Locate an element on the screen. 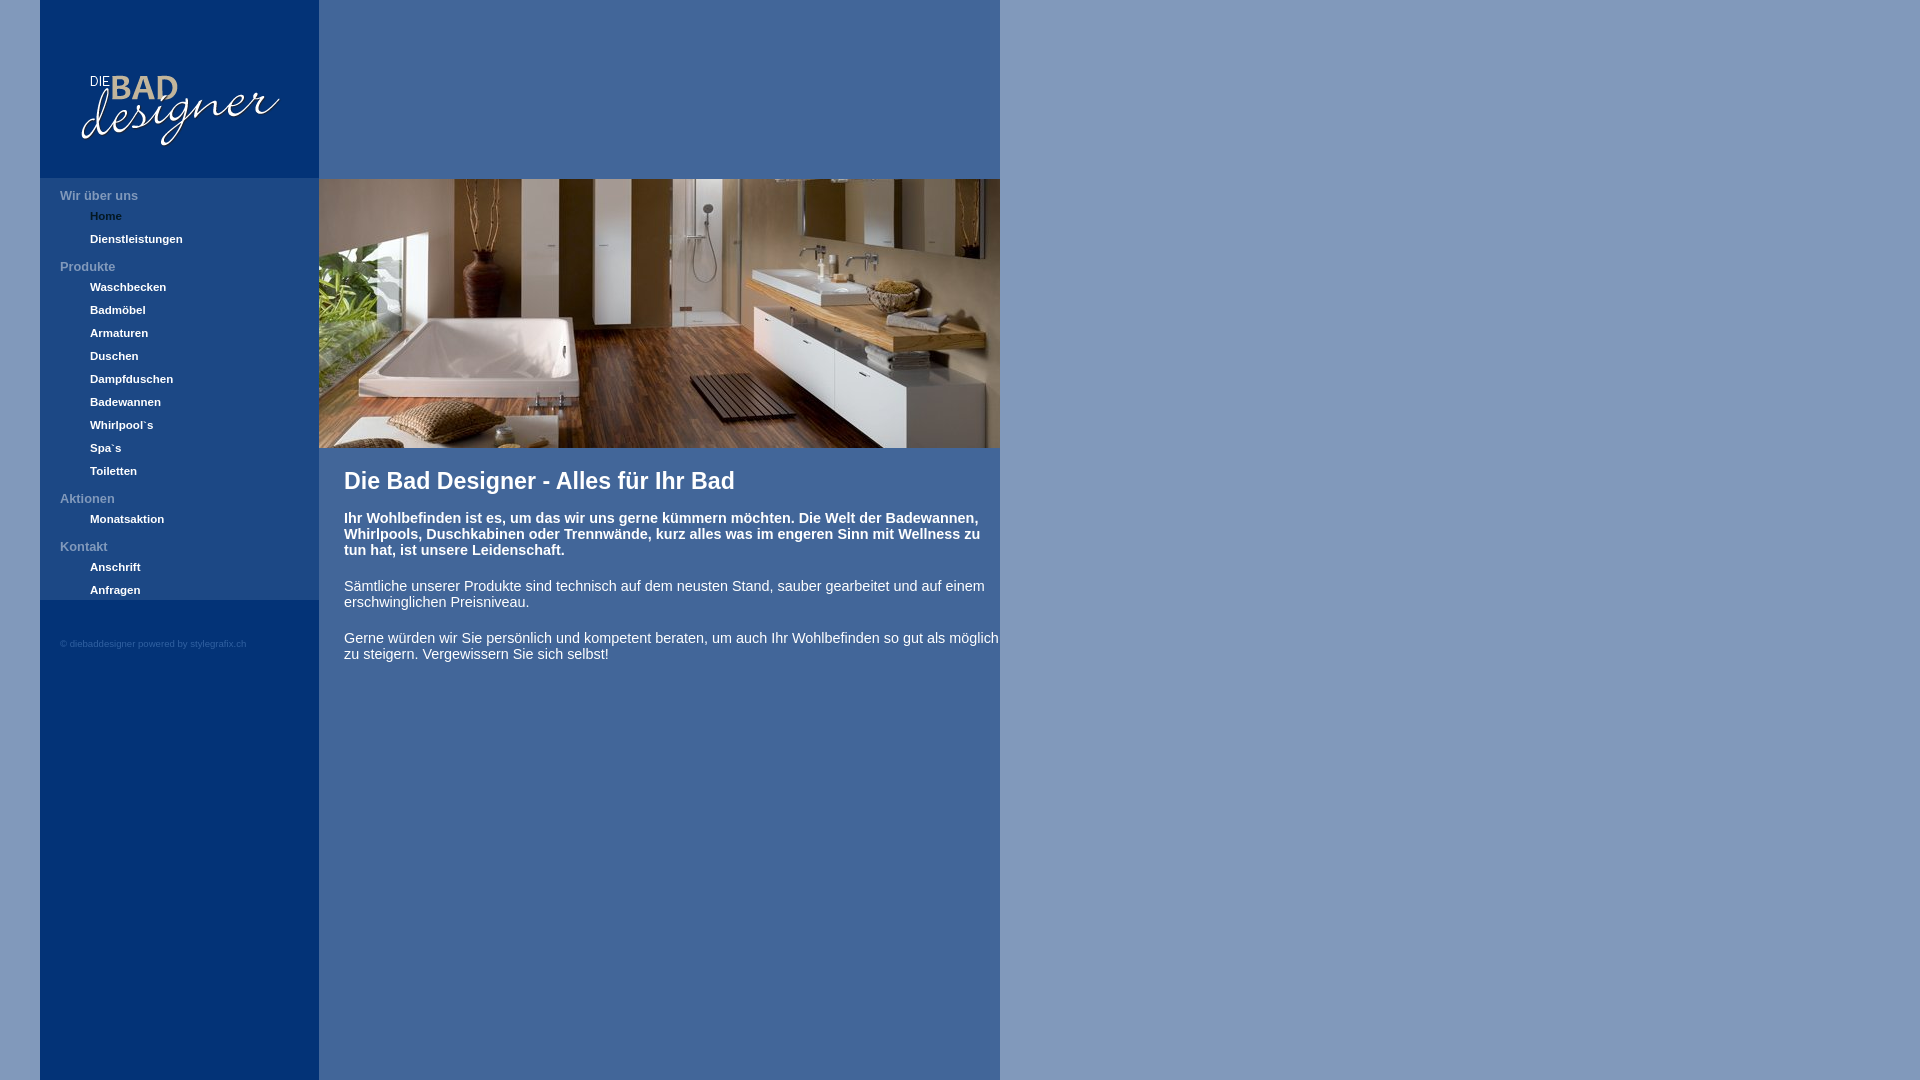 The width and height of the screenshot is (1920, 1080). 'Home' is located at coordinates (104, 216).